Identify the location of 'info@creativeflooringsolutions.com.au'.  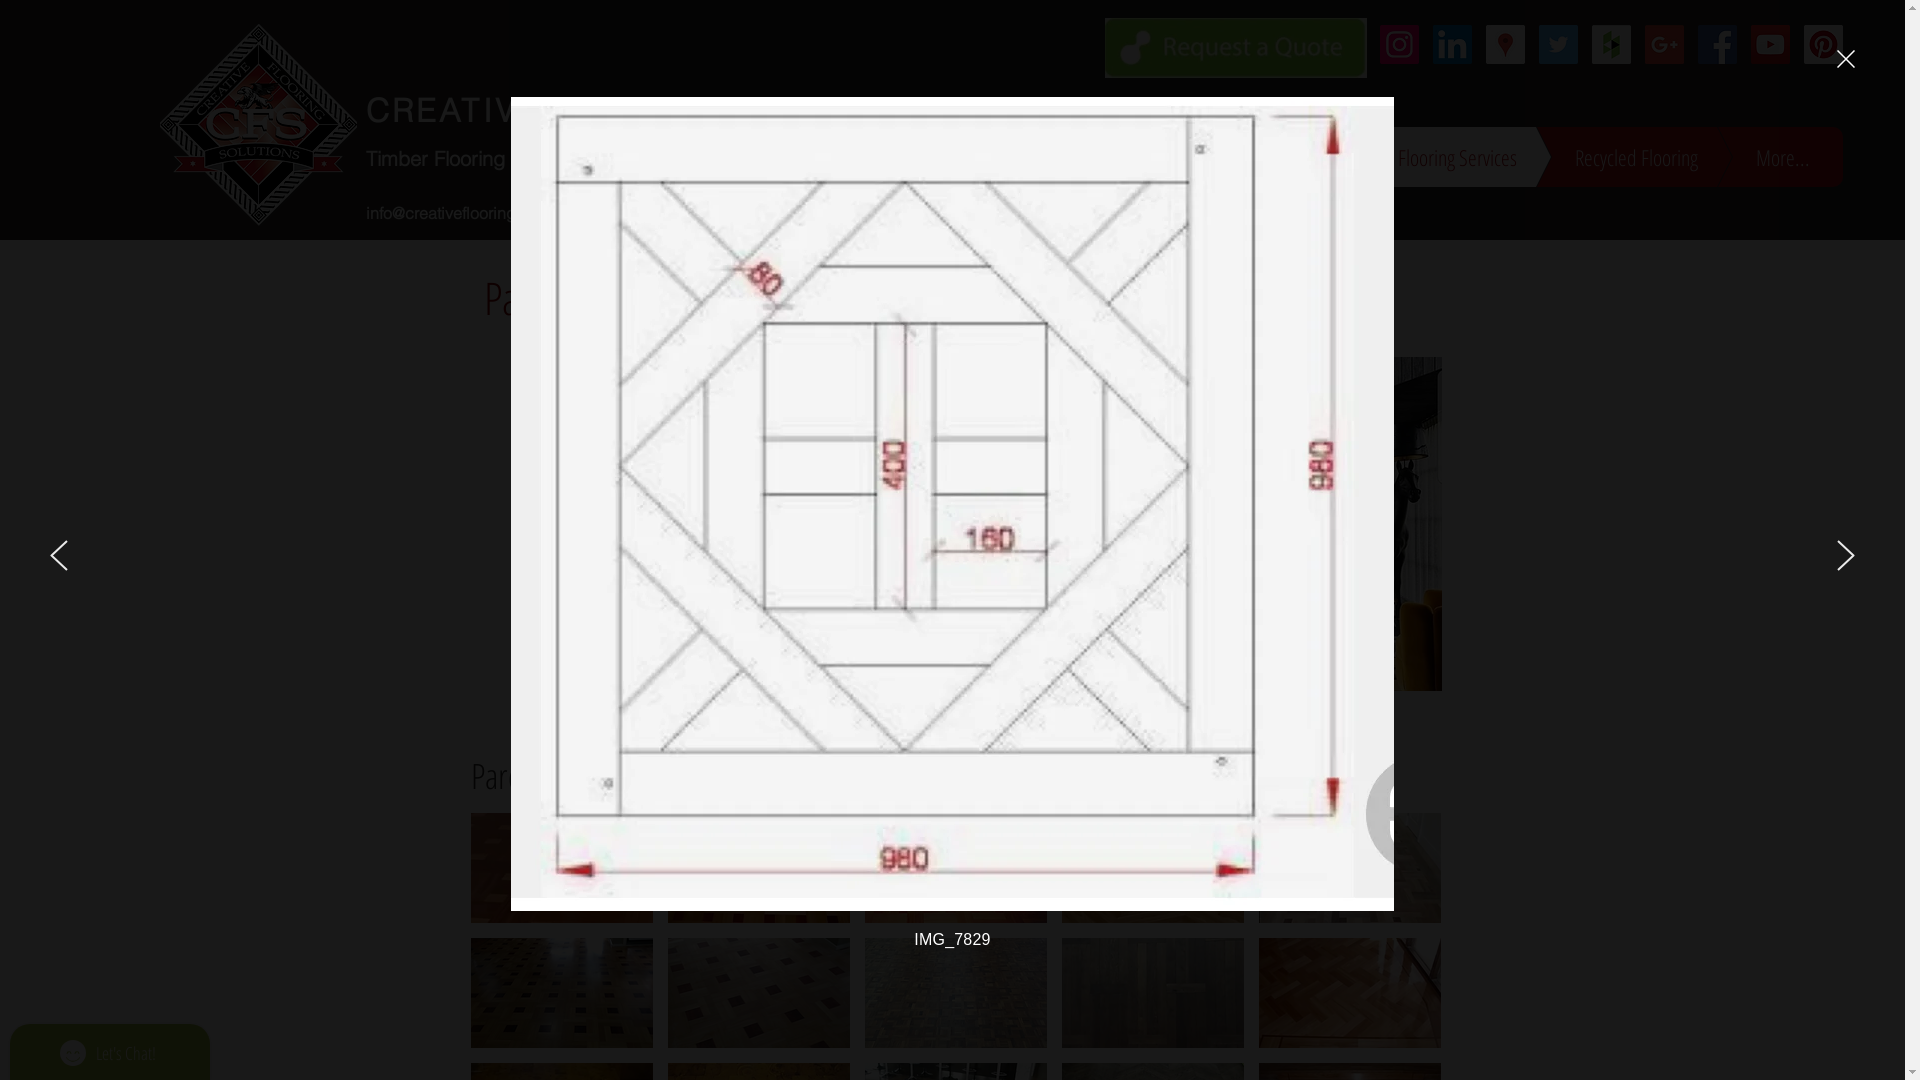
(501, 212).